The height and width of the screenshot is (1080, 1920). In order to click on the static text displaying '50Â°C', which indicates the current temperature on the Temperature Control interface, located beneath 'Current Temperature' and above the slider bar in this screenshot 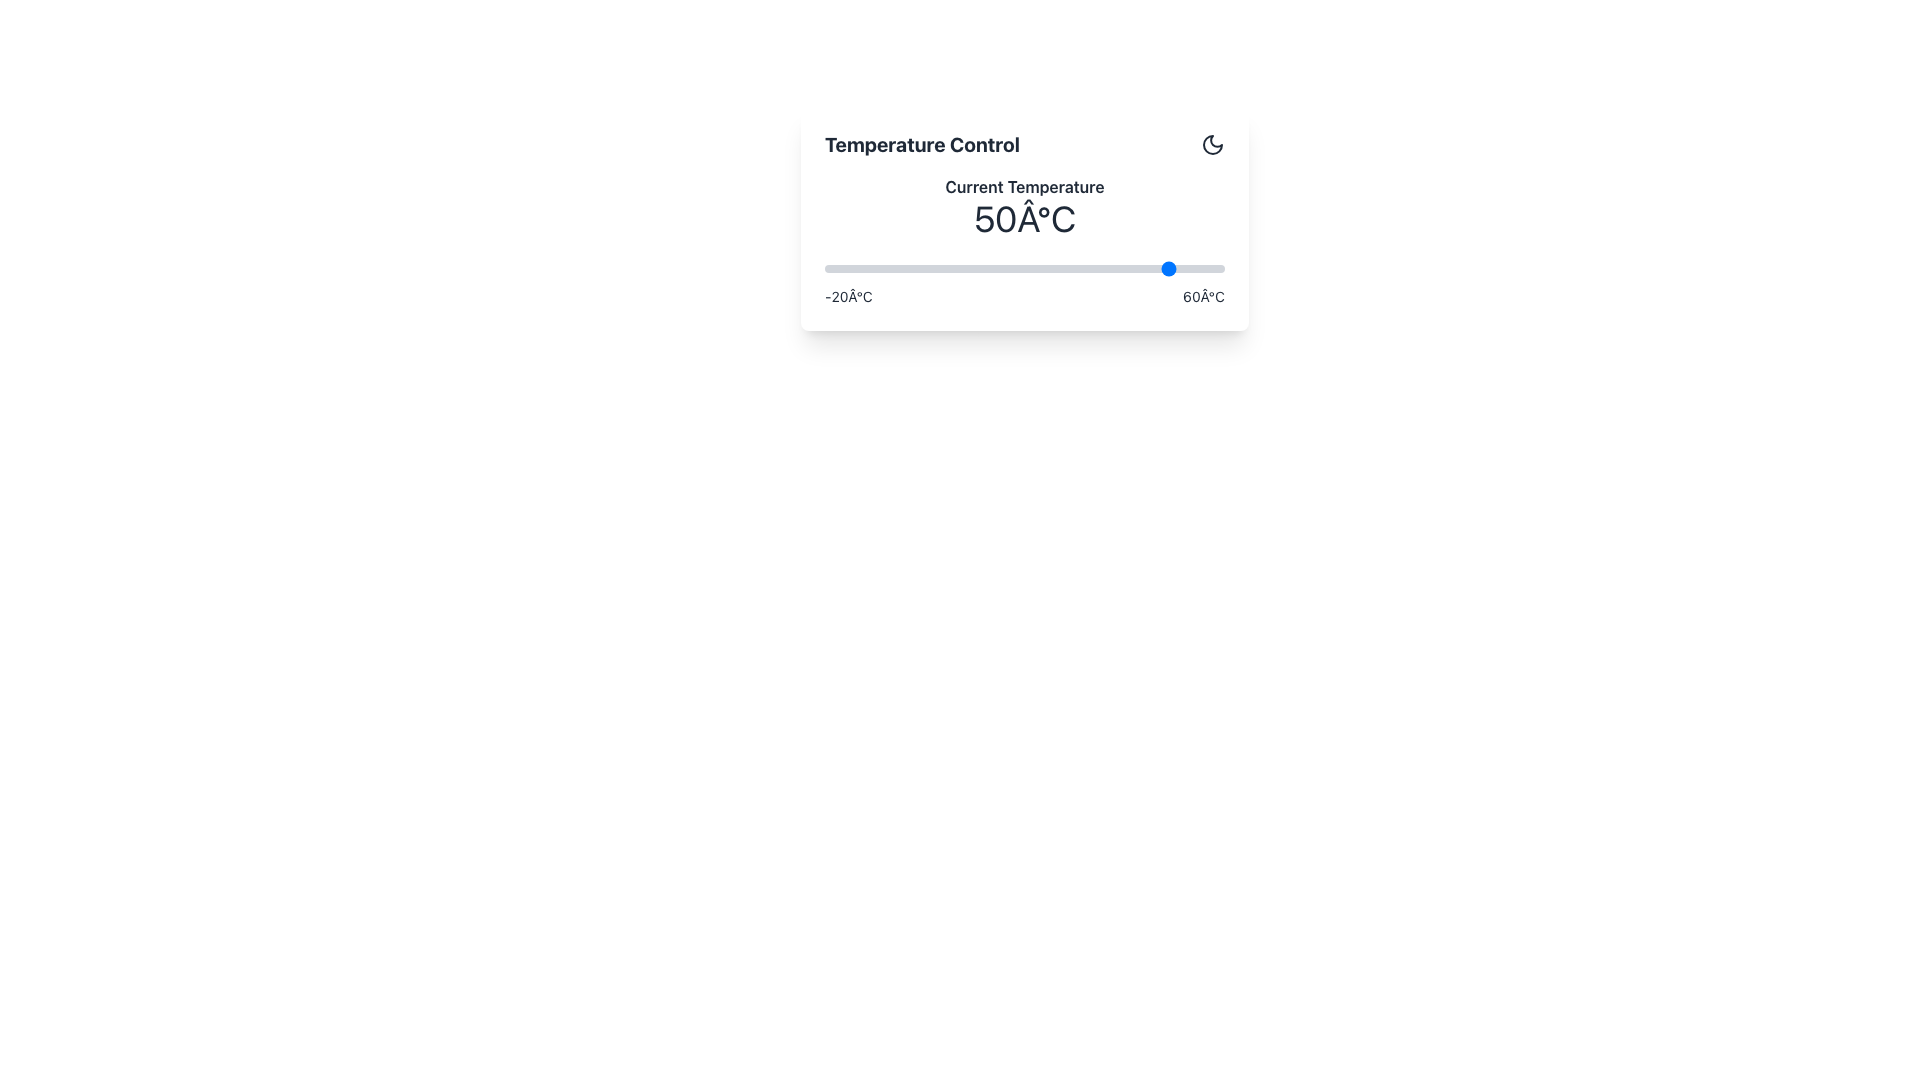, I will do `click(1025, 219)`.